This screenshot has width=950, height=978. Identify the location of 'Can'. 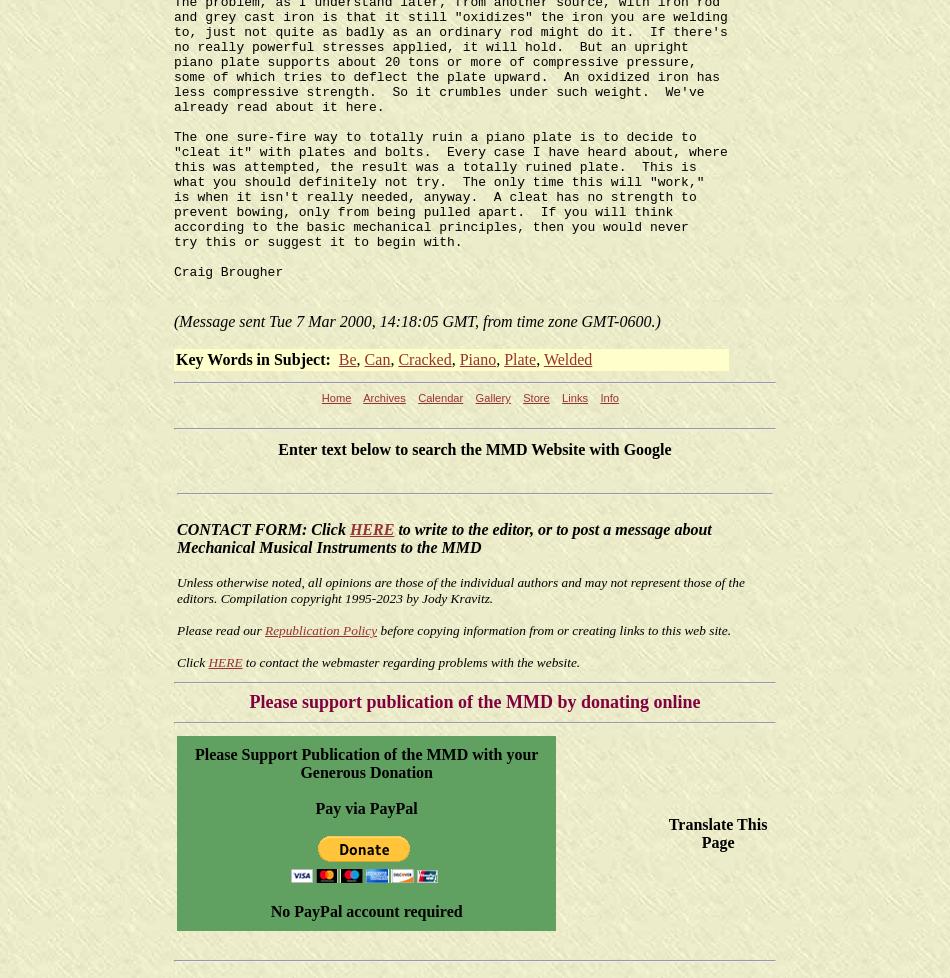
(375, 358).